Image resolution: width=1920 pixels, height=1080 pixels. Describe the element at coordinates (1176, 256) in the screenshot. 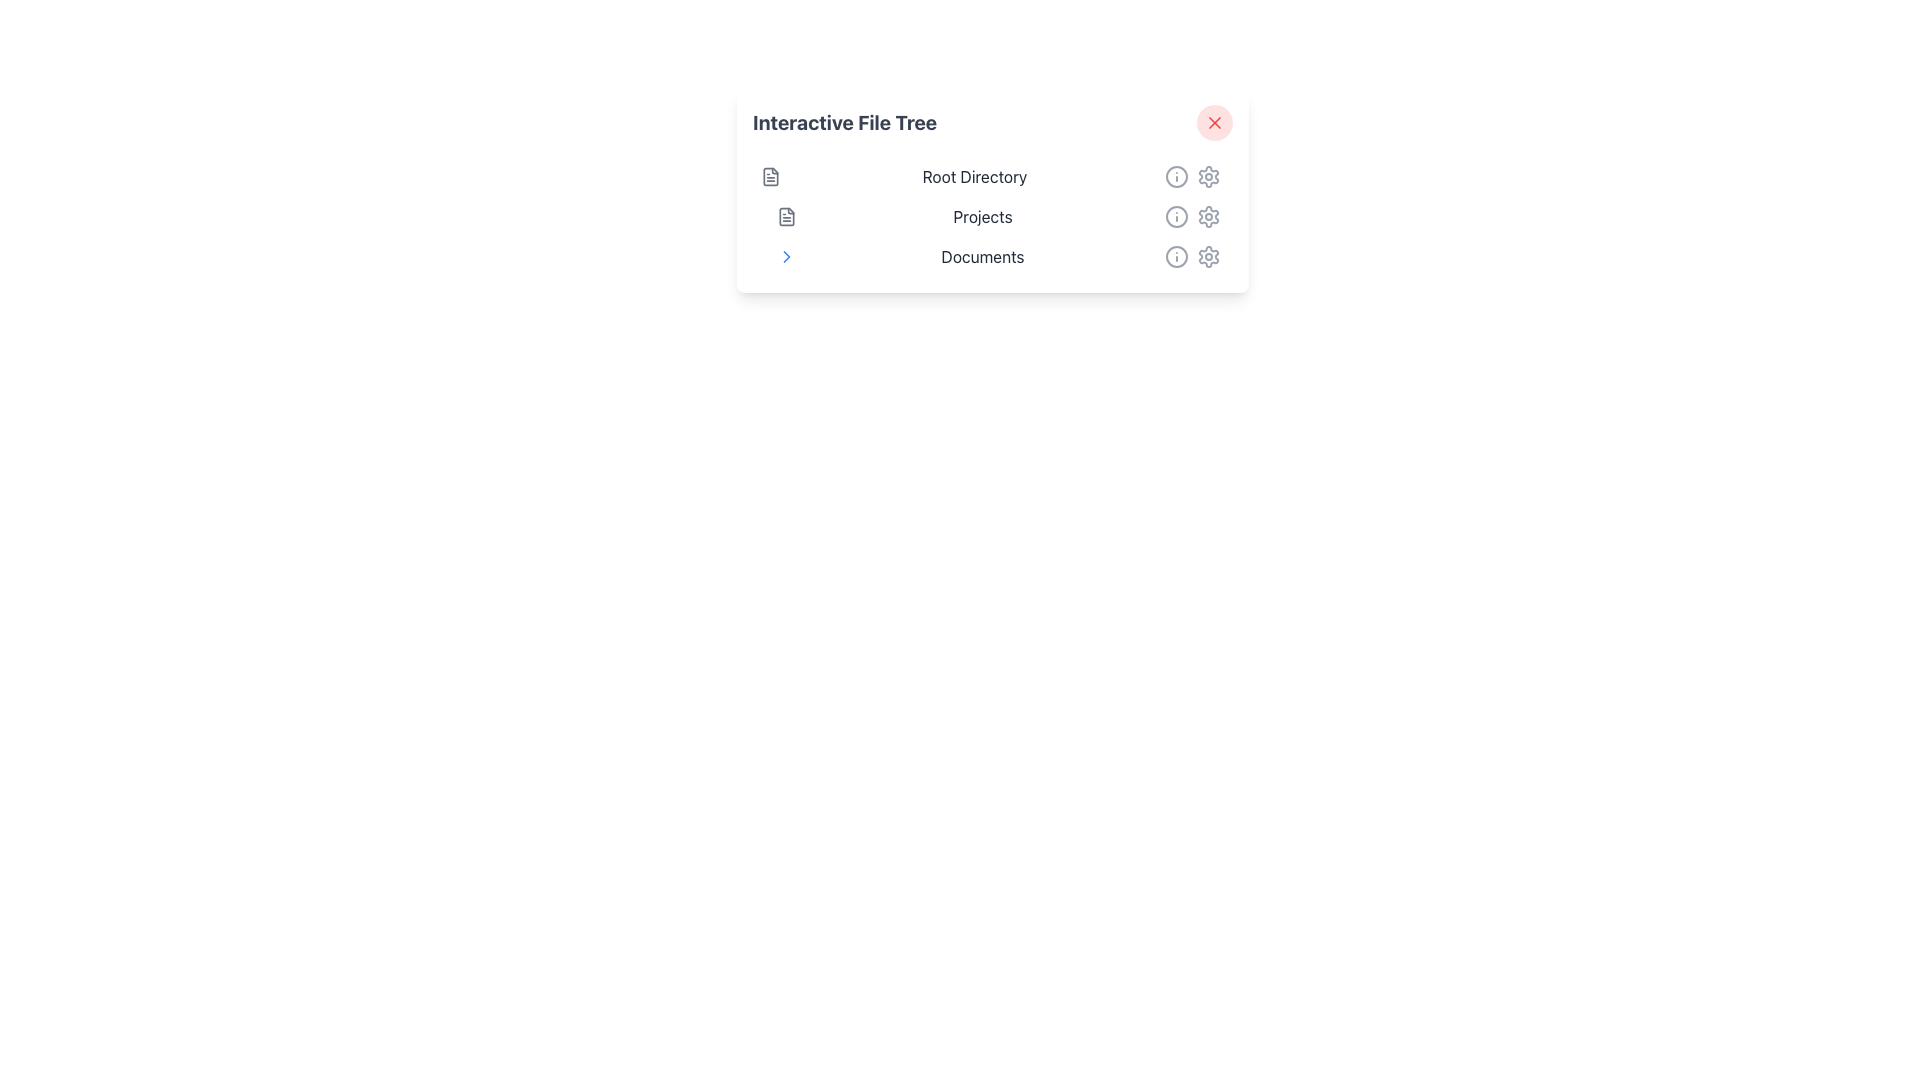

I see `the information icon located to the immediate right of the 'Documents' text in the vertical list` at that location.